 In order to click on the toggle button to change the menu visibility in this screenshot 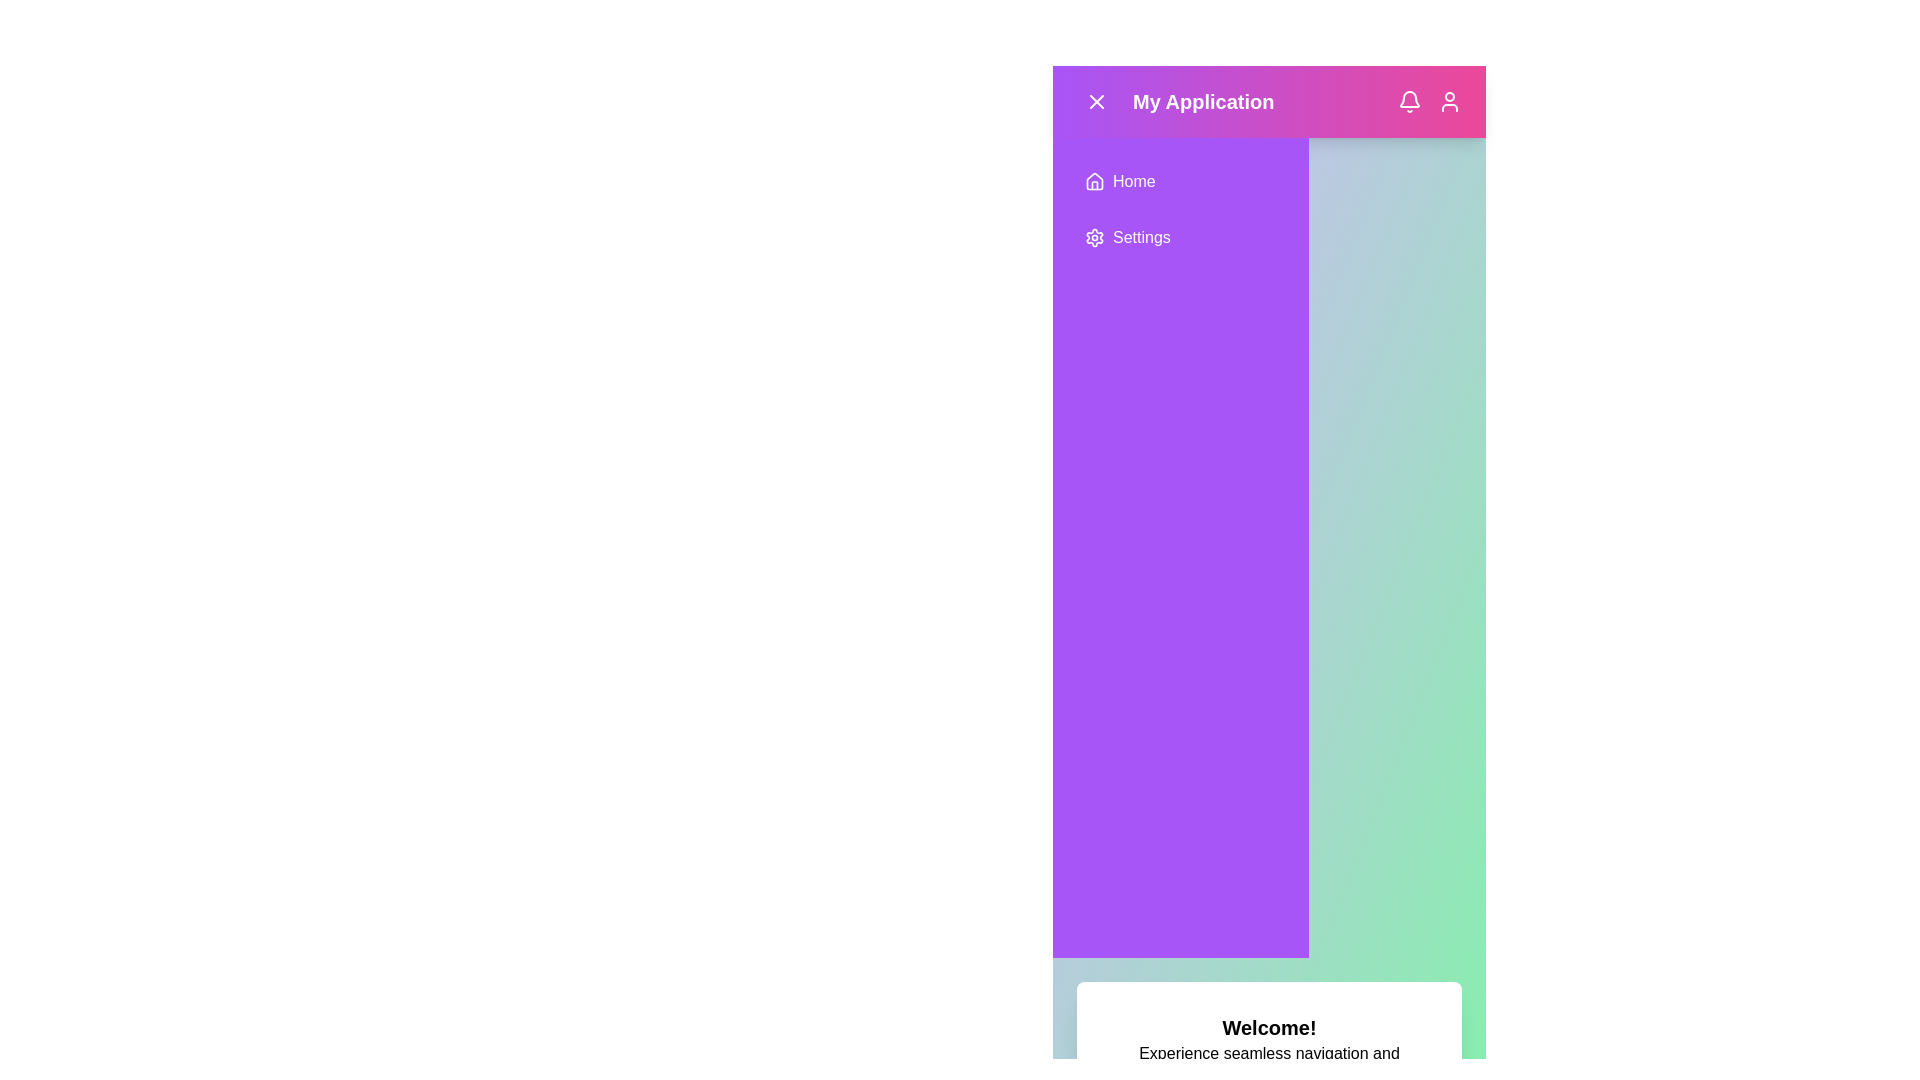, I will do `click(1096, 101)`.